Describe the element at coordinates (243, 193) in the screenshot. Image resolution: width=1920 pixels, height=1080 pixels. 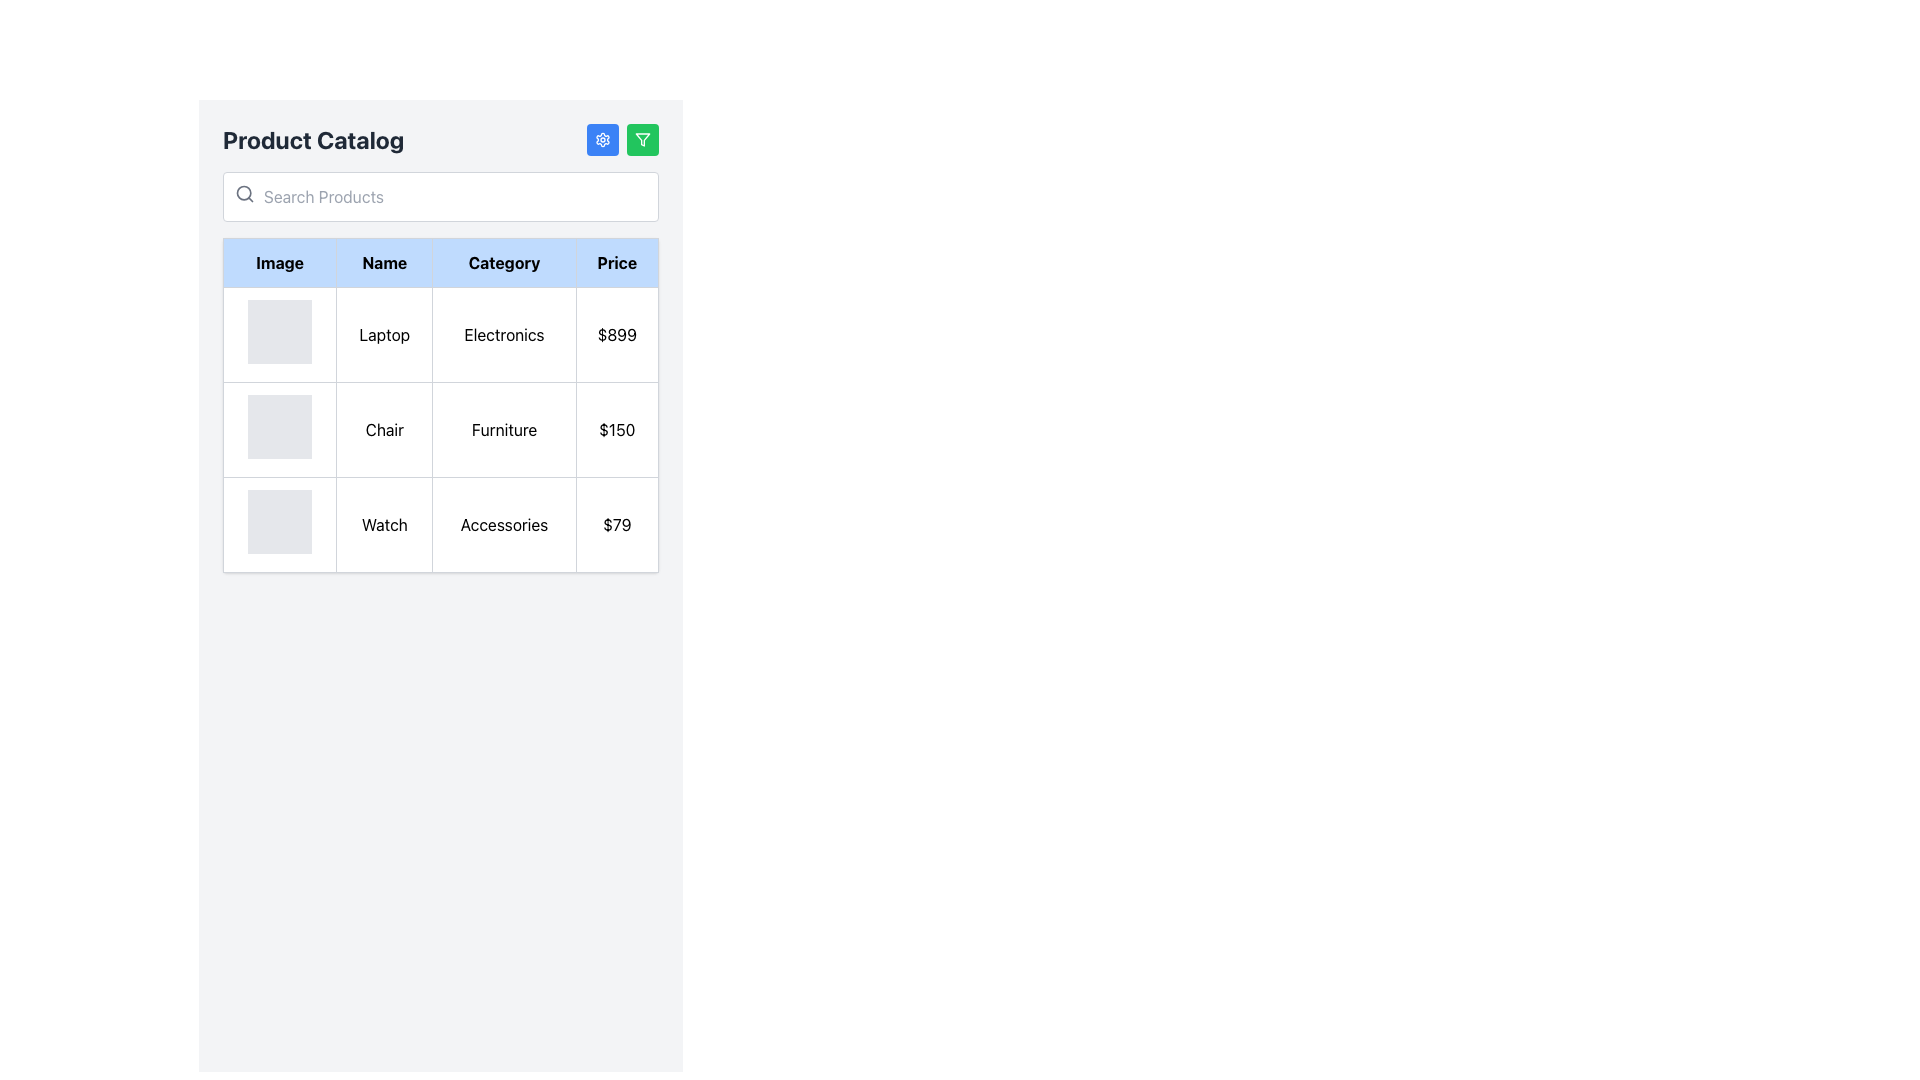
I see `the search icon located in the leftmost section of the search input box, adjacent to the placeholder text 'Search Products'` at that location.